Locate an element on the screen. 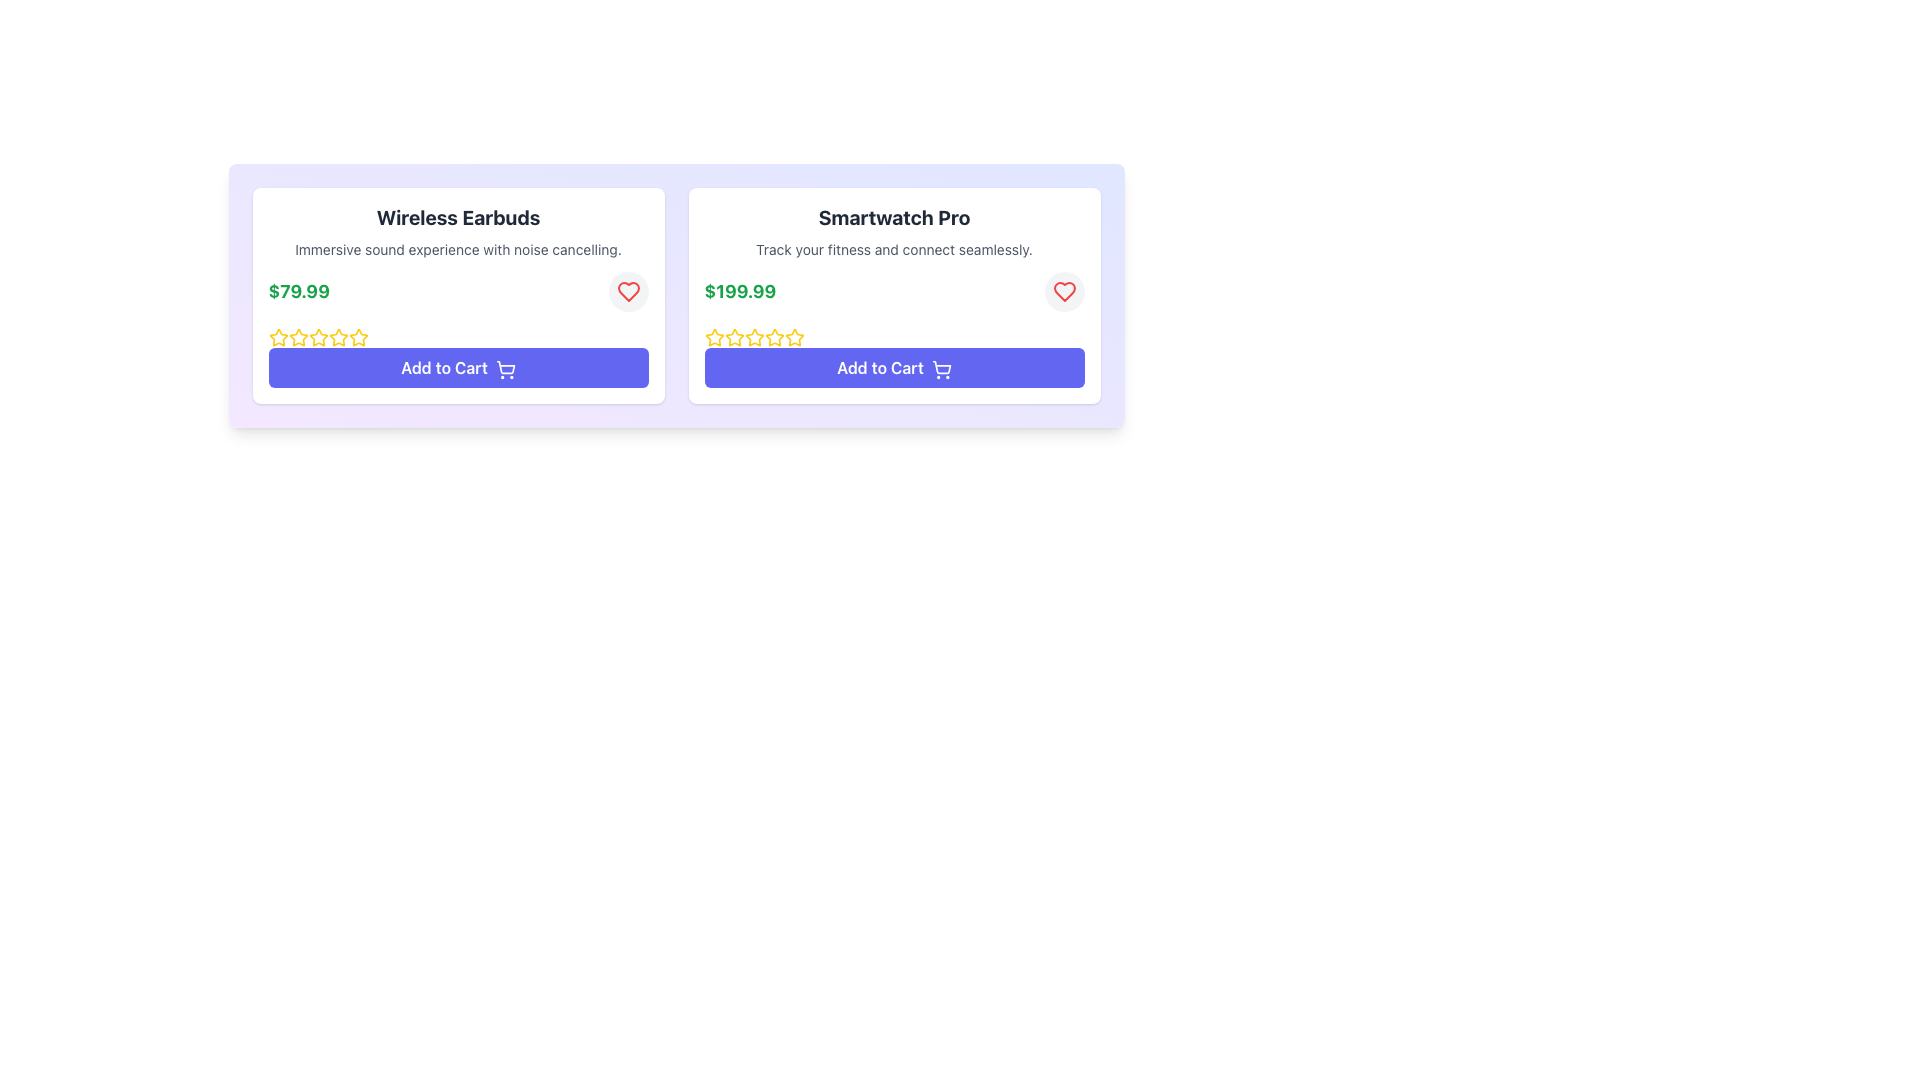 The image size is (1920, 1080). the first star-shaped rating icon with a yellow outline located in the second product card titled 'Smartwatch Pro', which is situated directly beneath the product price is located at coordinates (714, 337).